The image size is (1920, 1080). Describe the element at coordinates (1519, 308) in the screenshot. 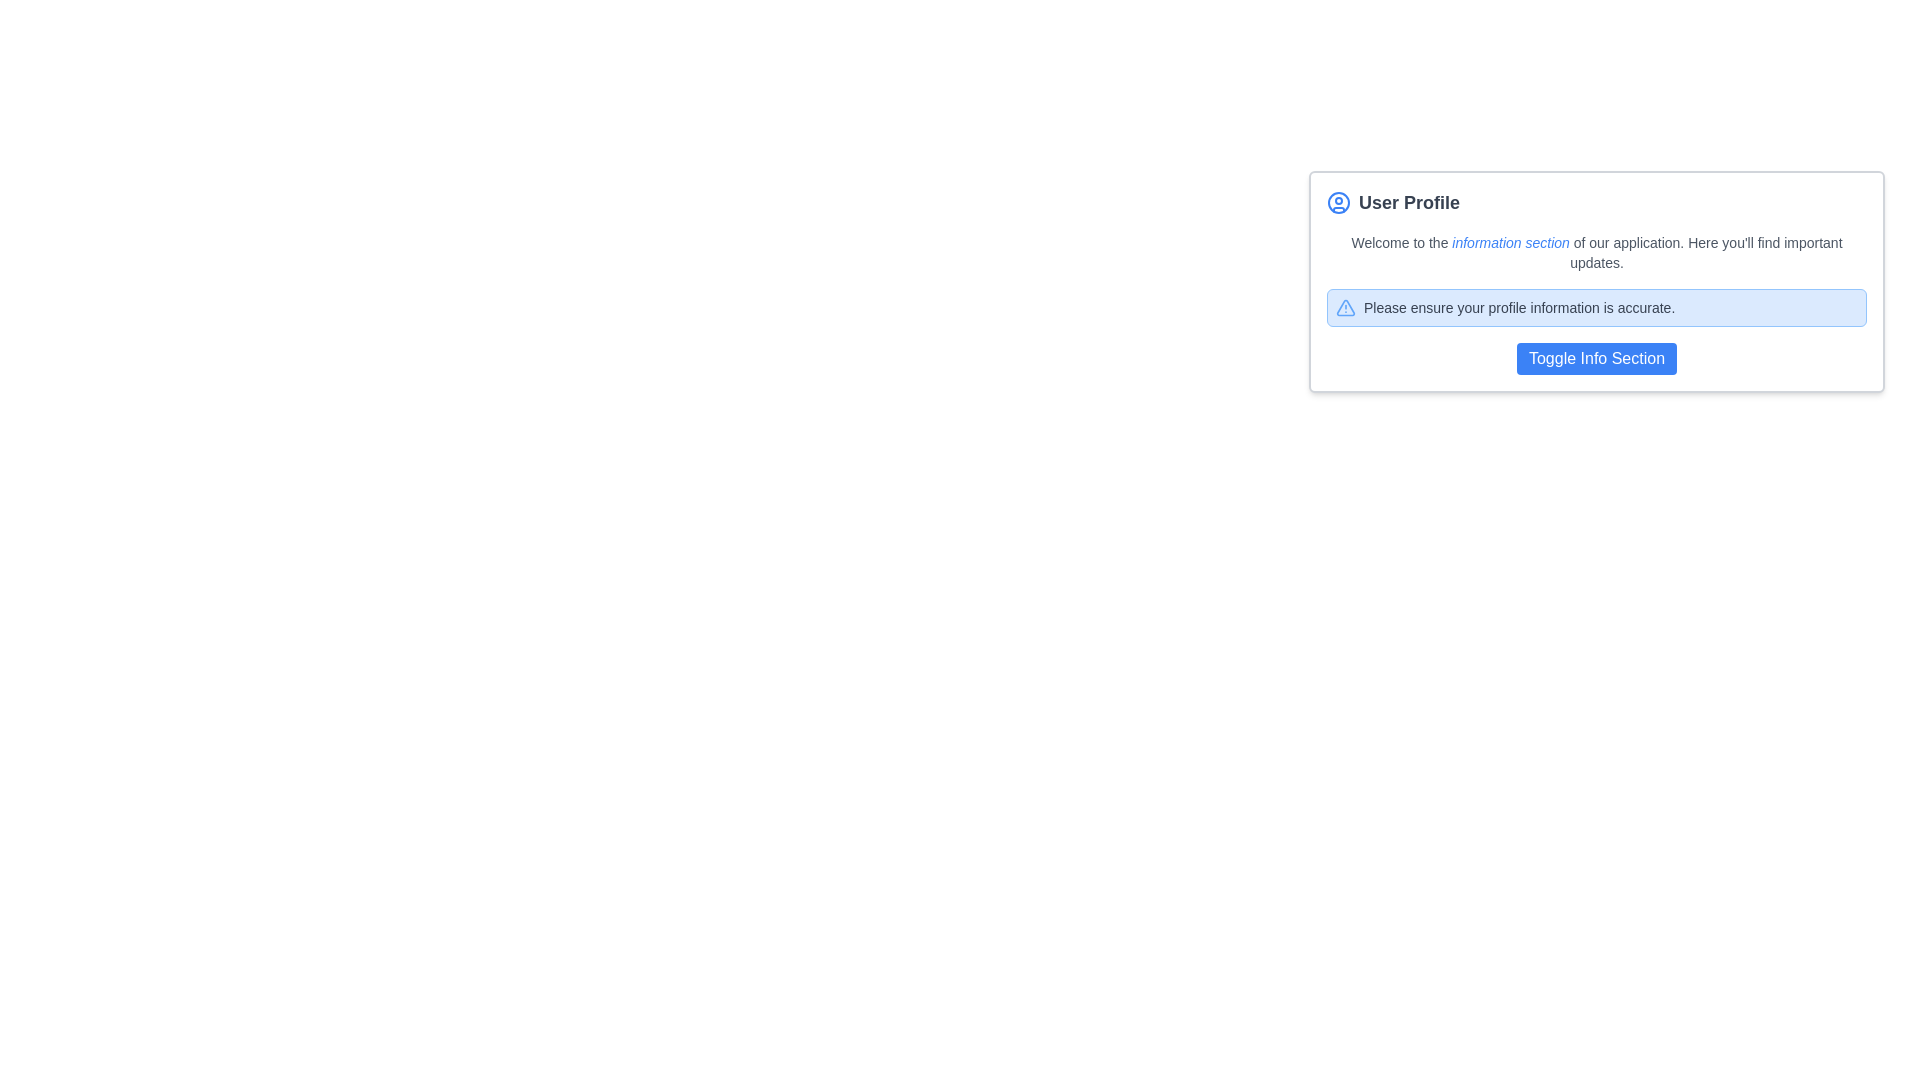

I see `text message 'Please ensure your profile information is accurate.' displayed in gray font within the user profile section below the warning icon` at that location.